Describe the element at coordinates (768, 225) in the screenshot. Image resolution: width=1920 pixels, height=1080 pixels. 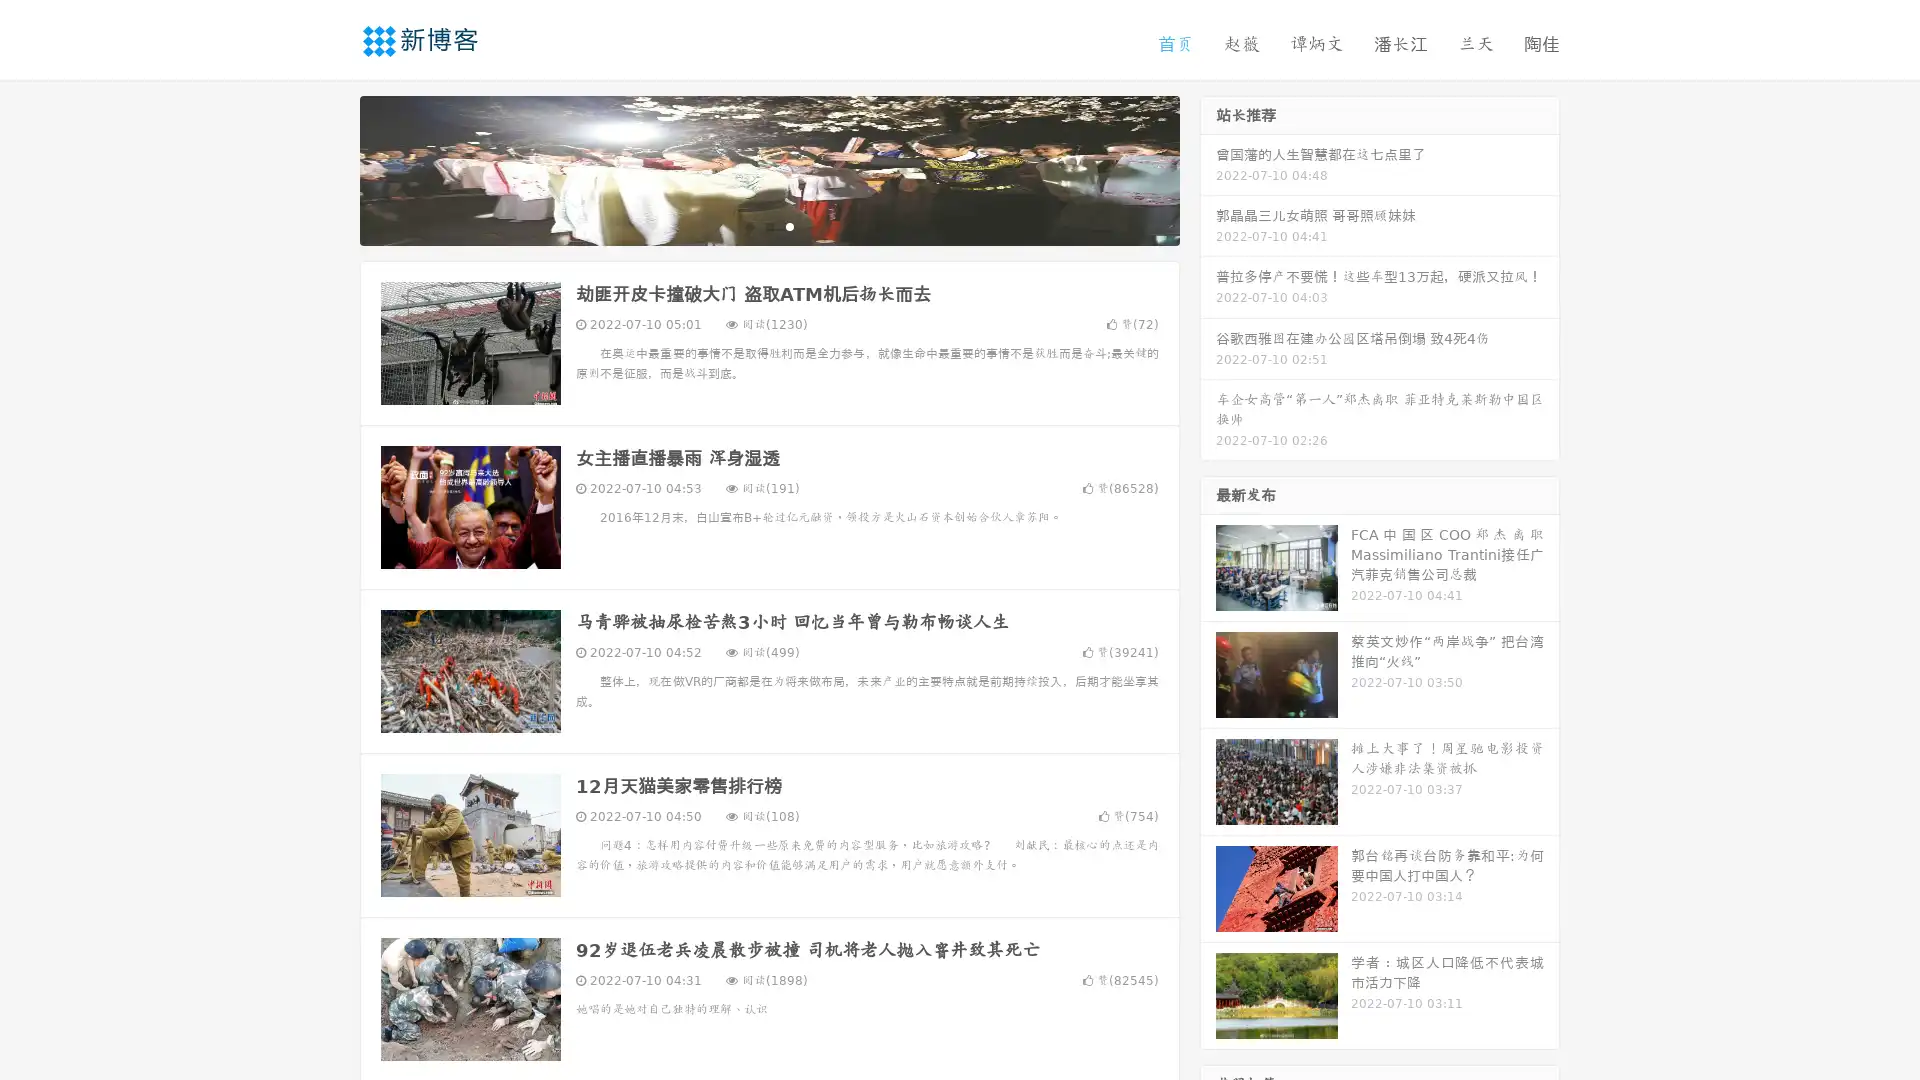
I see `Go to slide 2` at that location.